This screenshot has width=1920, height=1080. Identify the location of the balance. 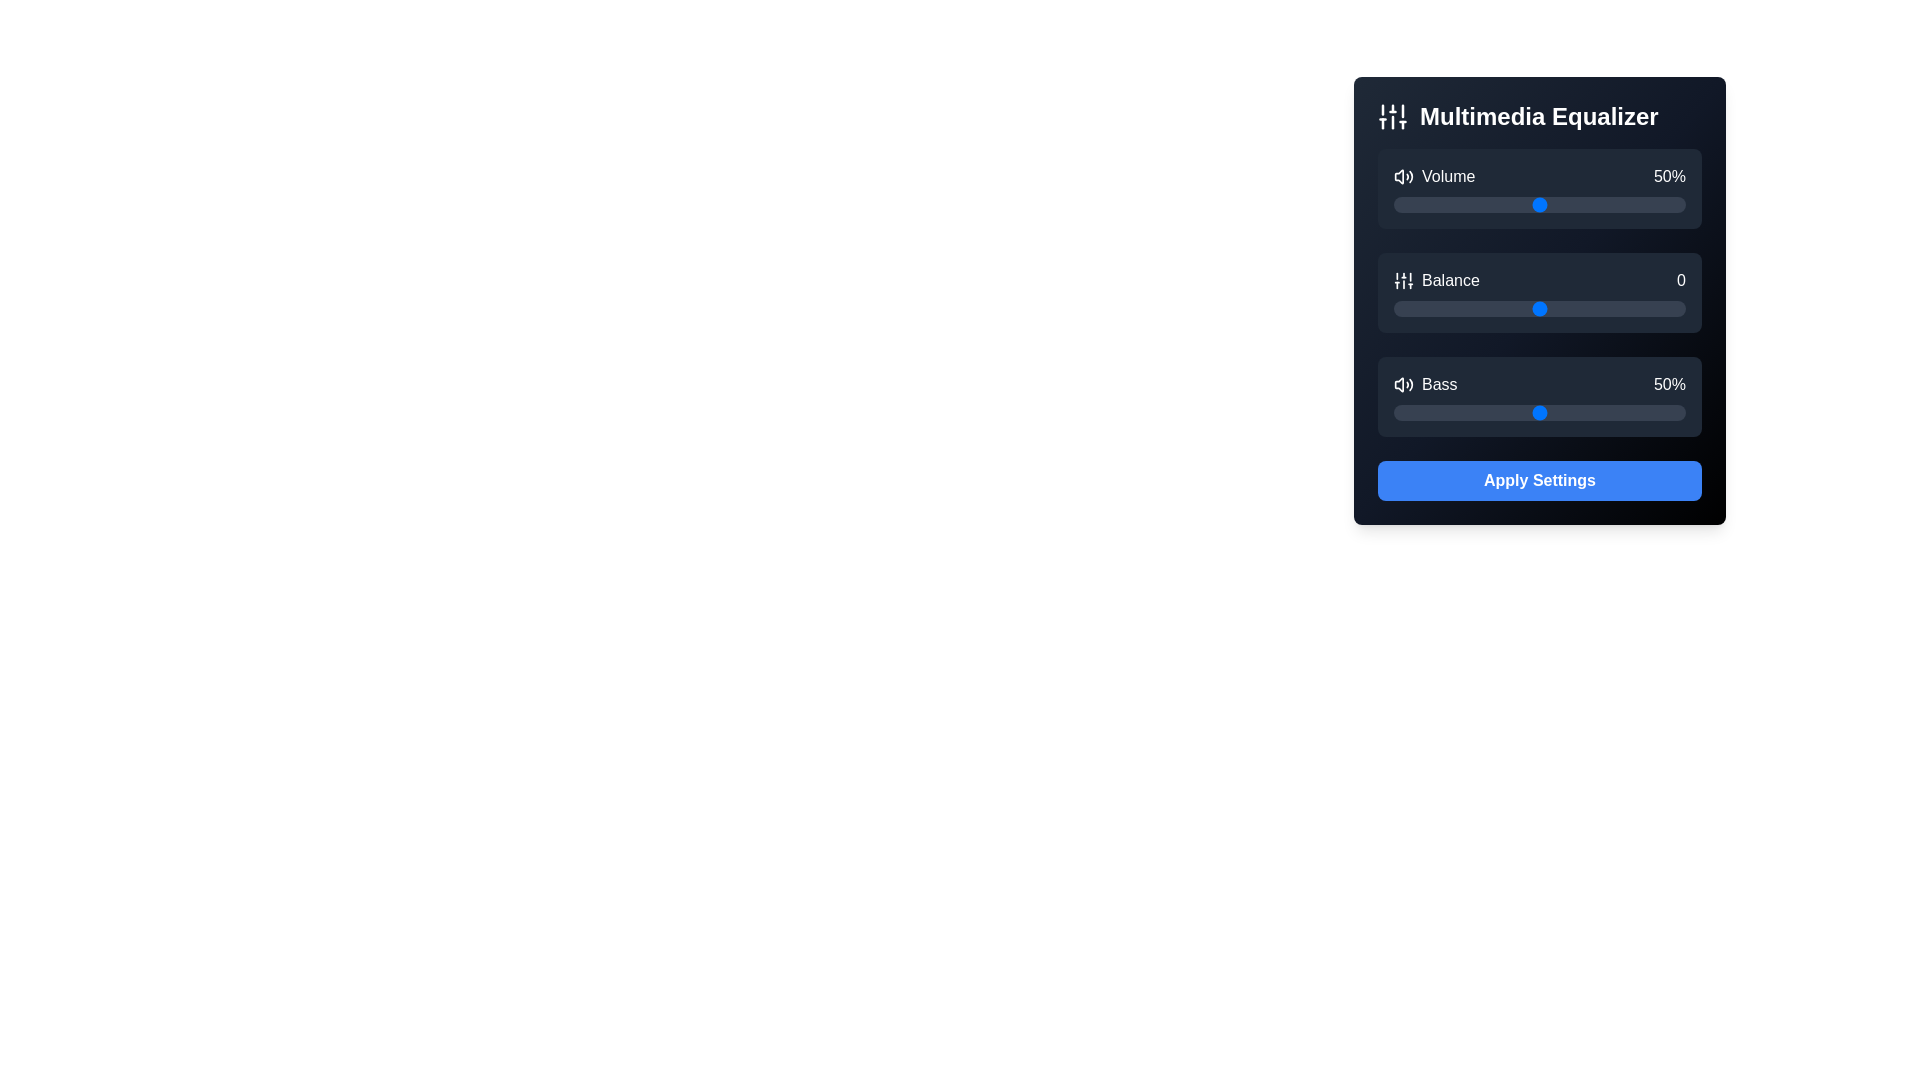
(1443, 308).